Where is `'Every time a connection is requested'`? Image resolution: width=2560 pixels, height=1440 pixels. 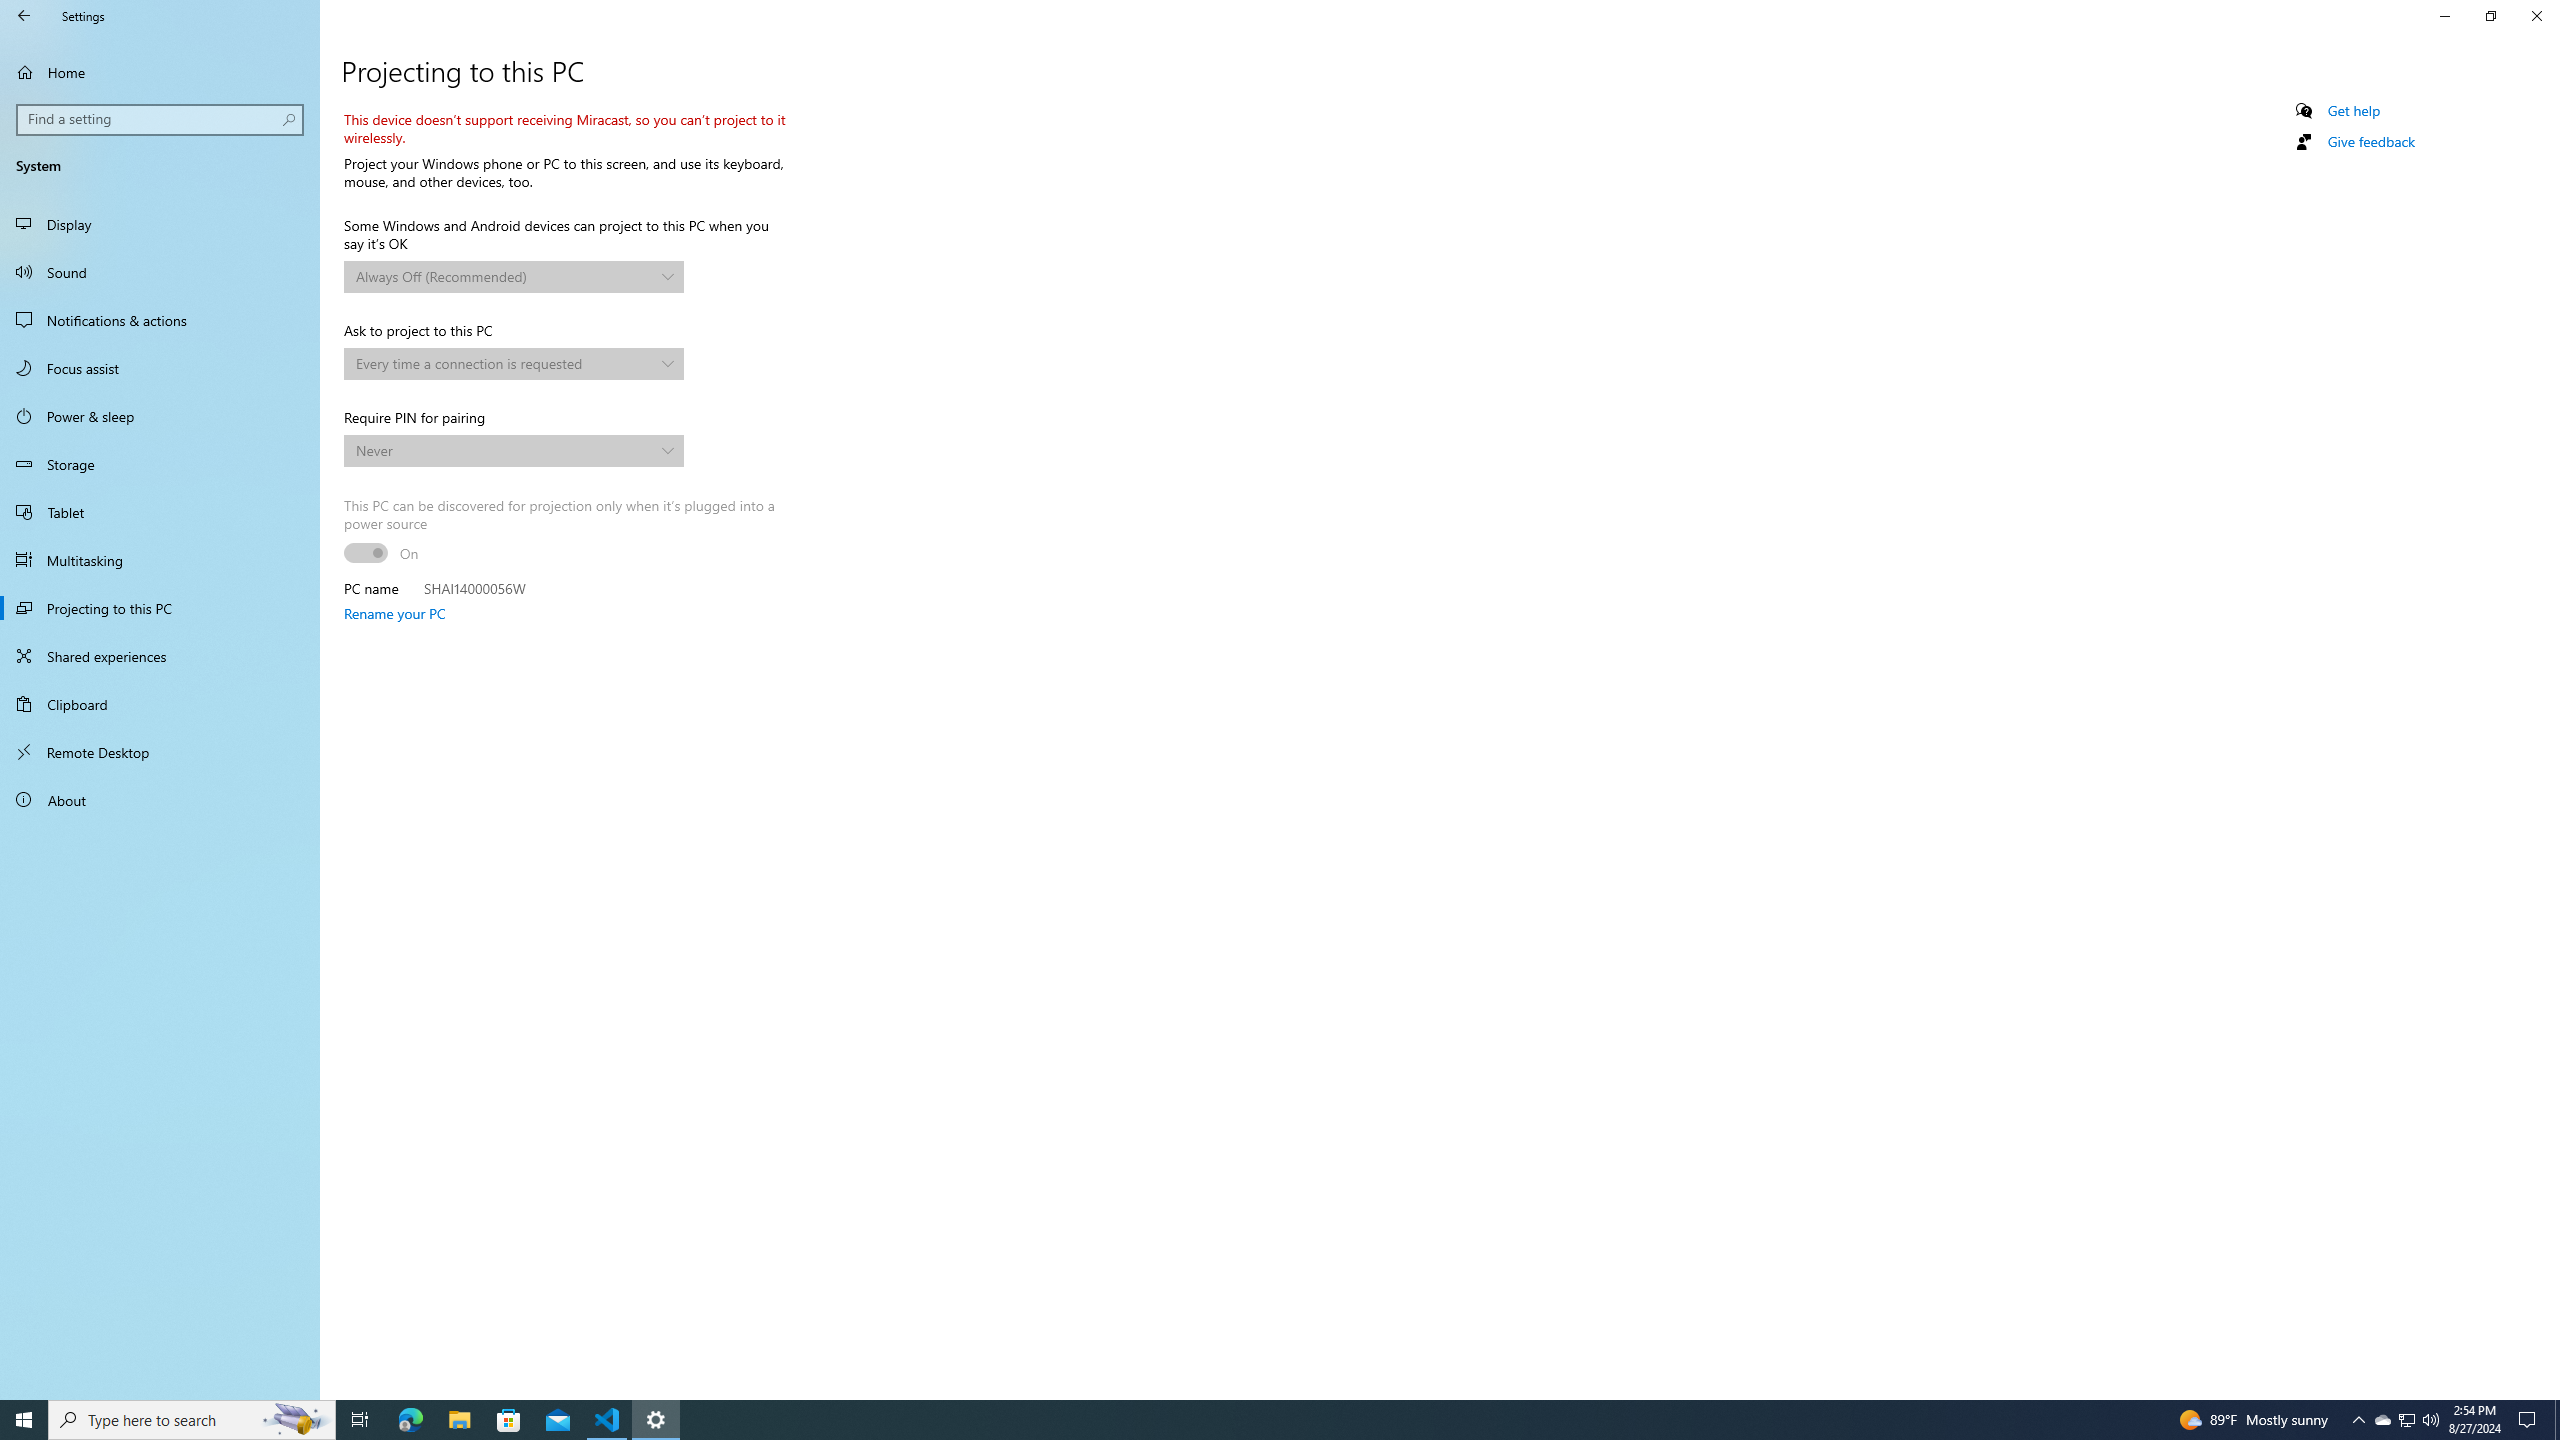
'Every time a connection is requested' is located at coordinates (504, 363).